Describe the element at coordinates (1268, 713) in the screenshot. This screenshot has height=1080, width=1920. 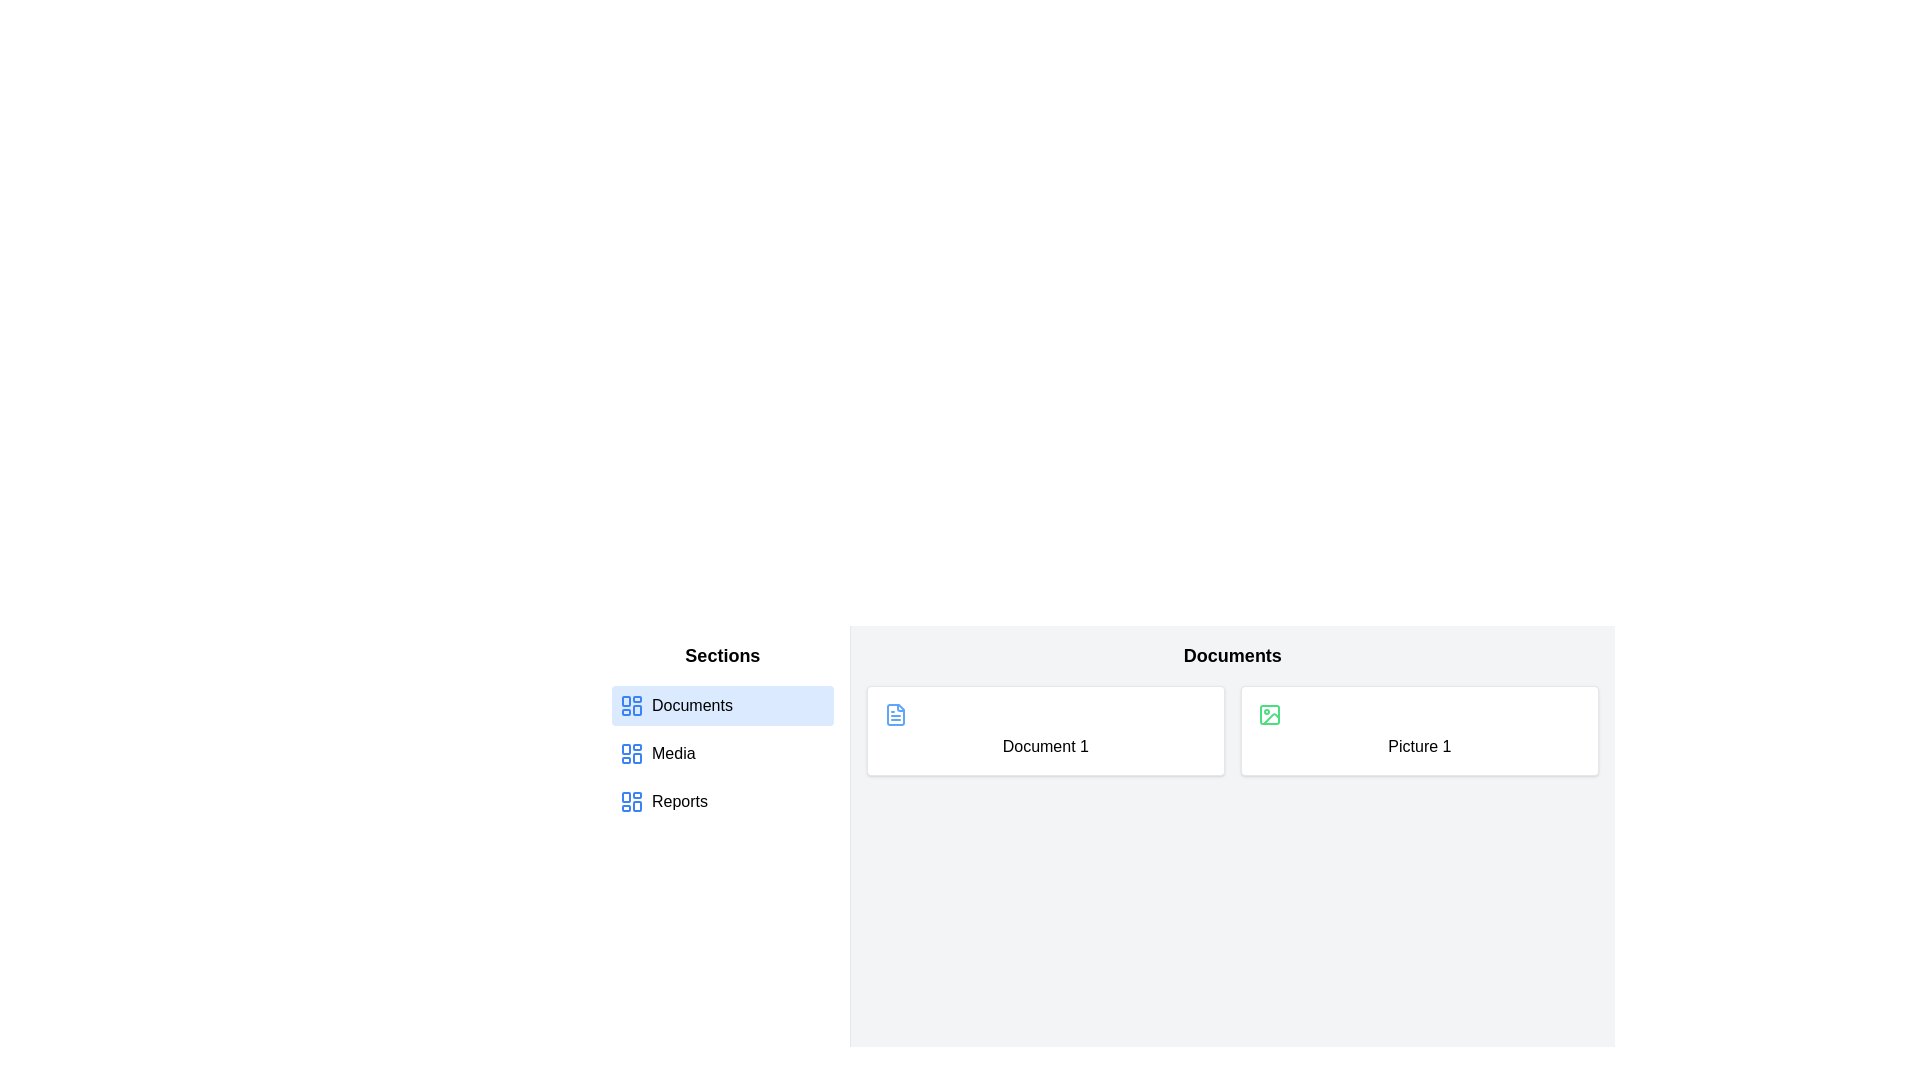
I see `the visual content of the small, rectangular Graphical Icon Component located at the top center of the card labeled 'Picture 1' in the 'Documents' section` at that location.